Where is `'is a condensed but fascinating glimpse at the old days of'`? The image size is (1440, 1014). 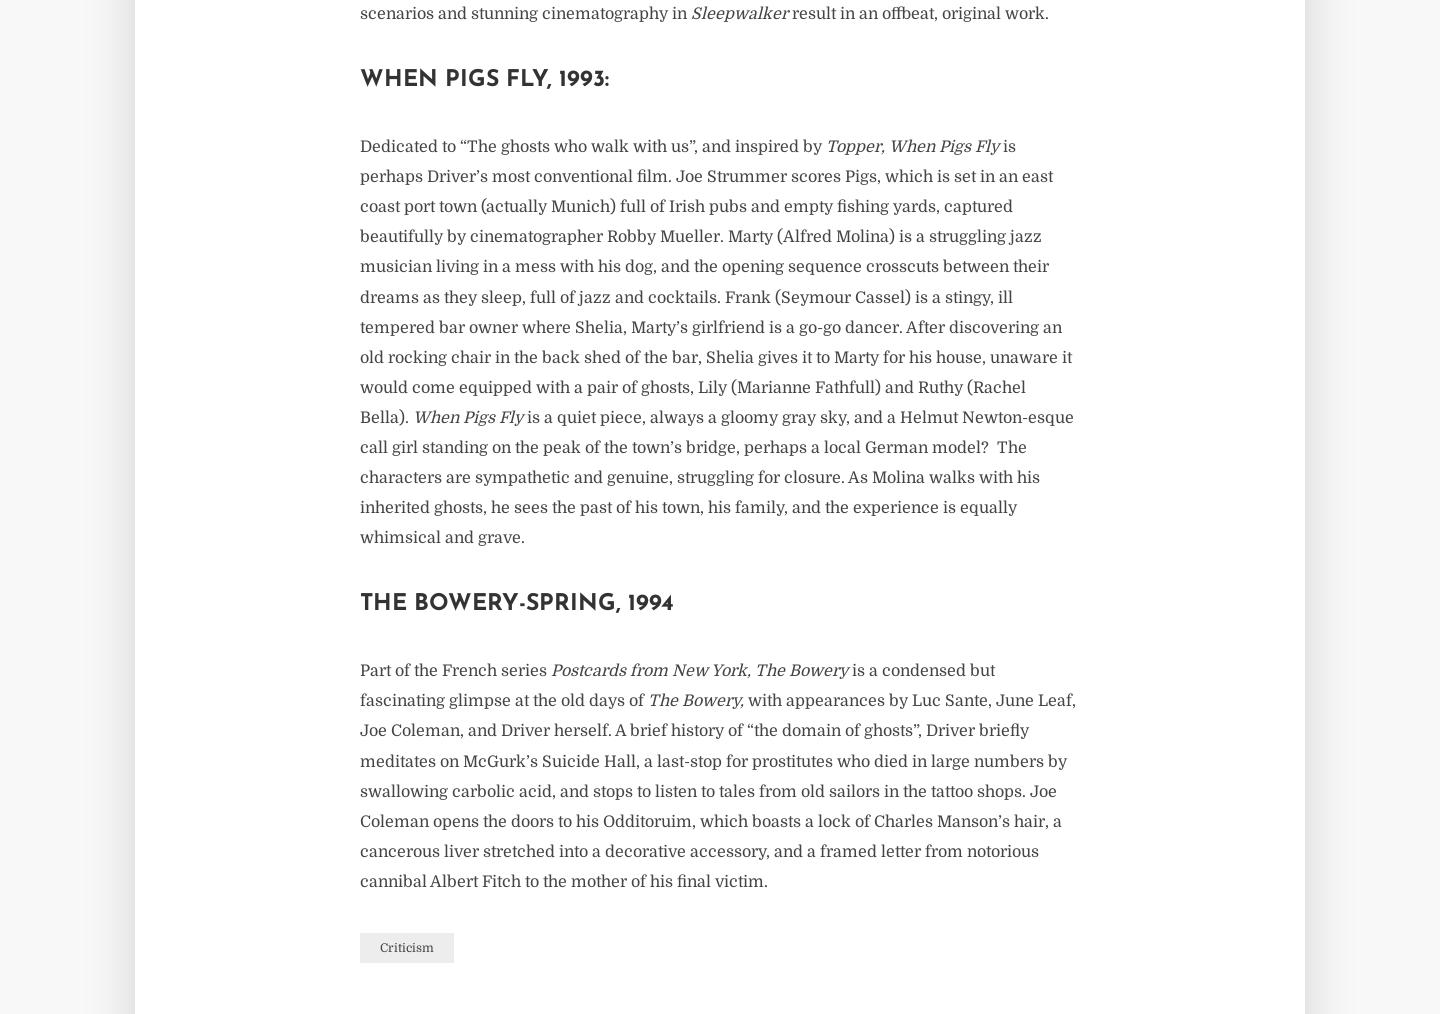
'is a condensed but fascinating glimpse at the old days of' is located at coordinates (677, 684).